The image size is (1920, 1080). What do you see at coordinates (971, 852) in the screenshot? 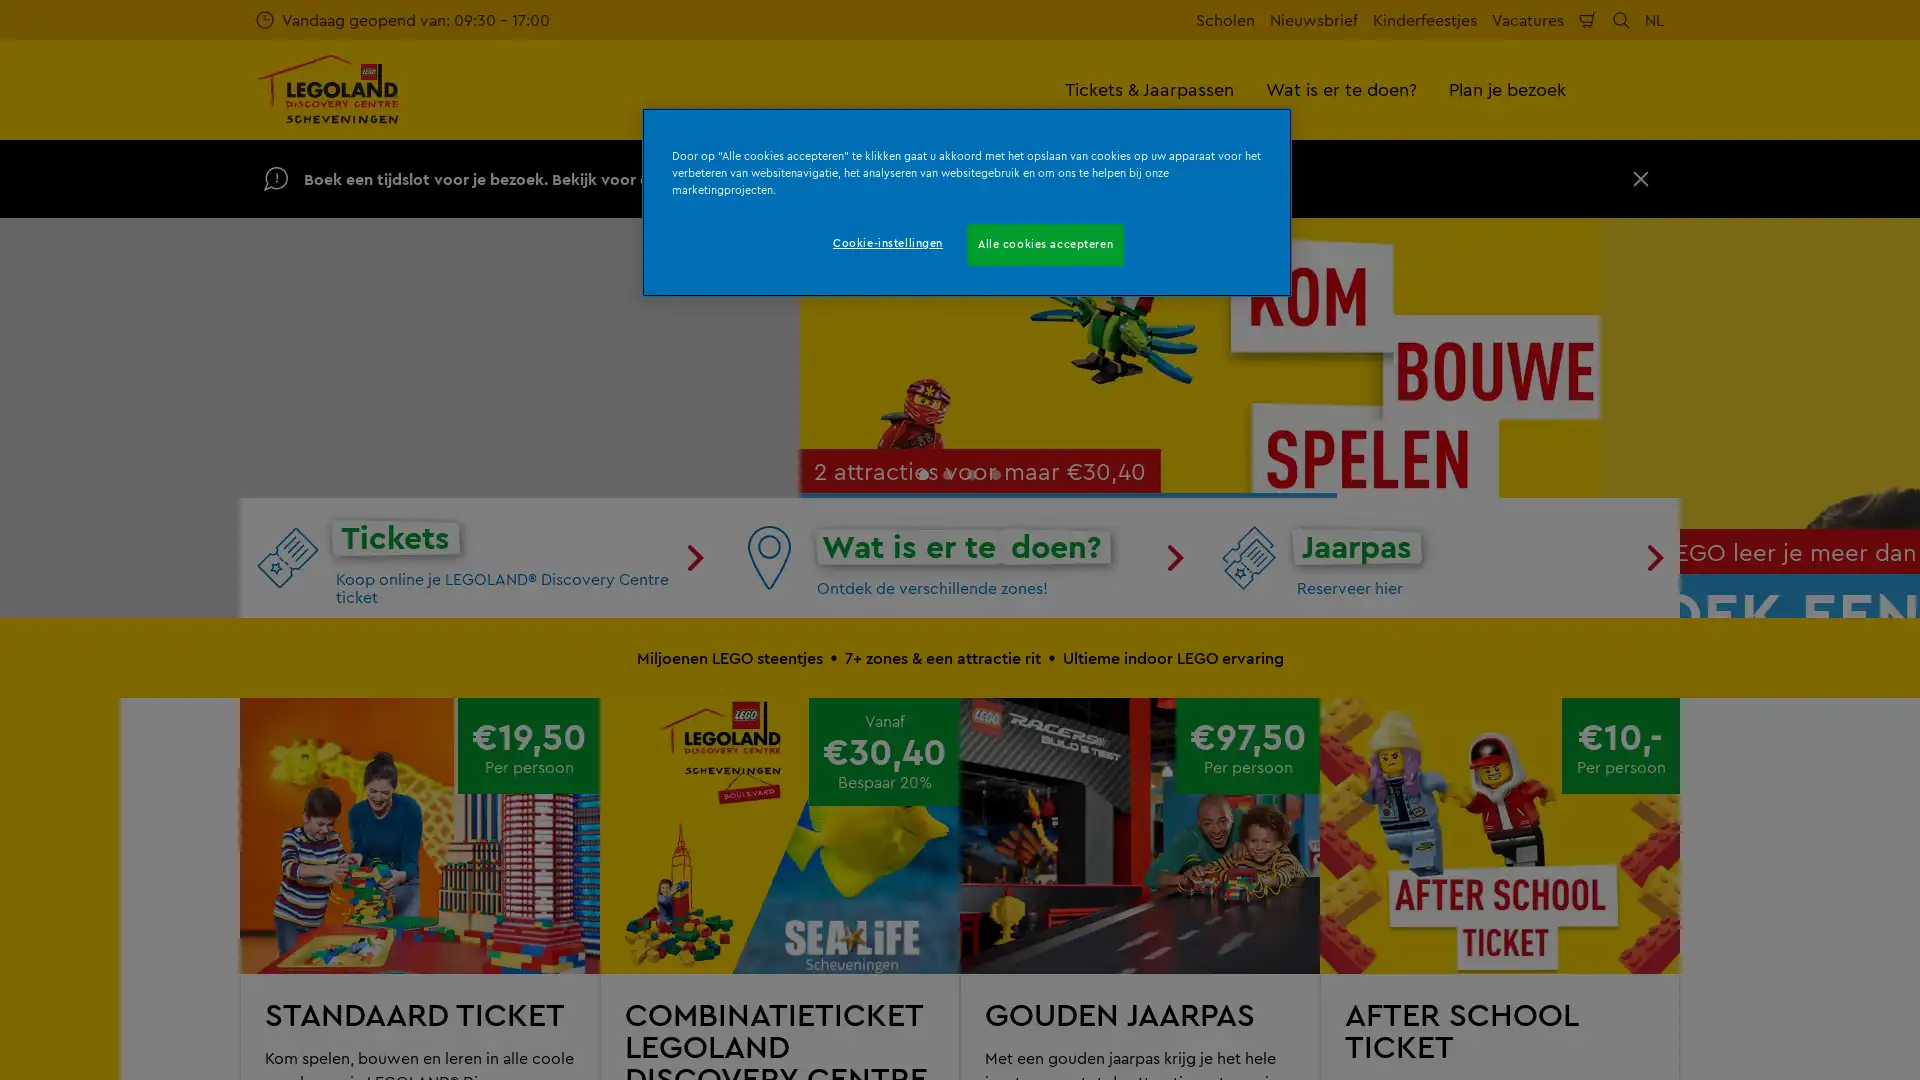
I see `Go to slide 3` at bounding box center [971, 852].